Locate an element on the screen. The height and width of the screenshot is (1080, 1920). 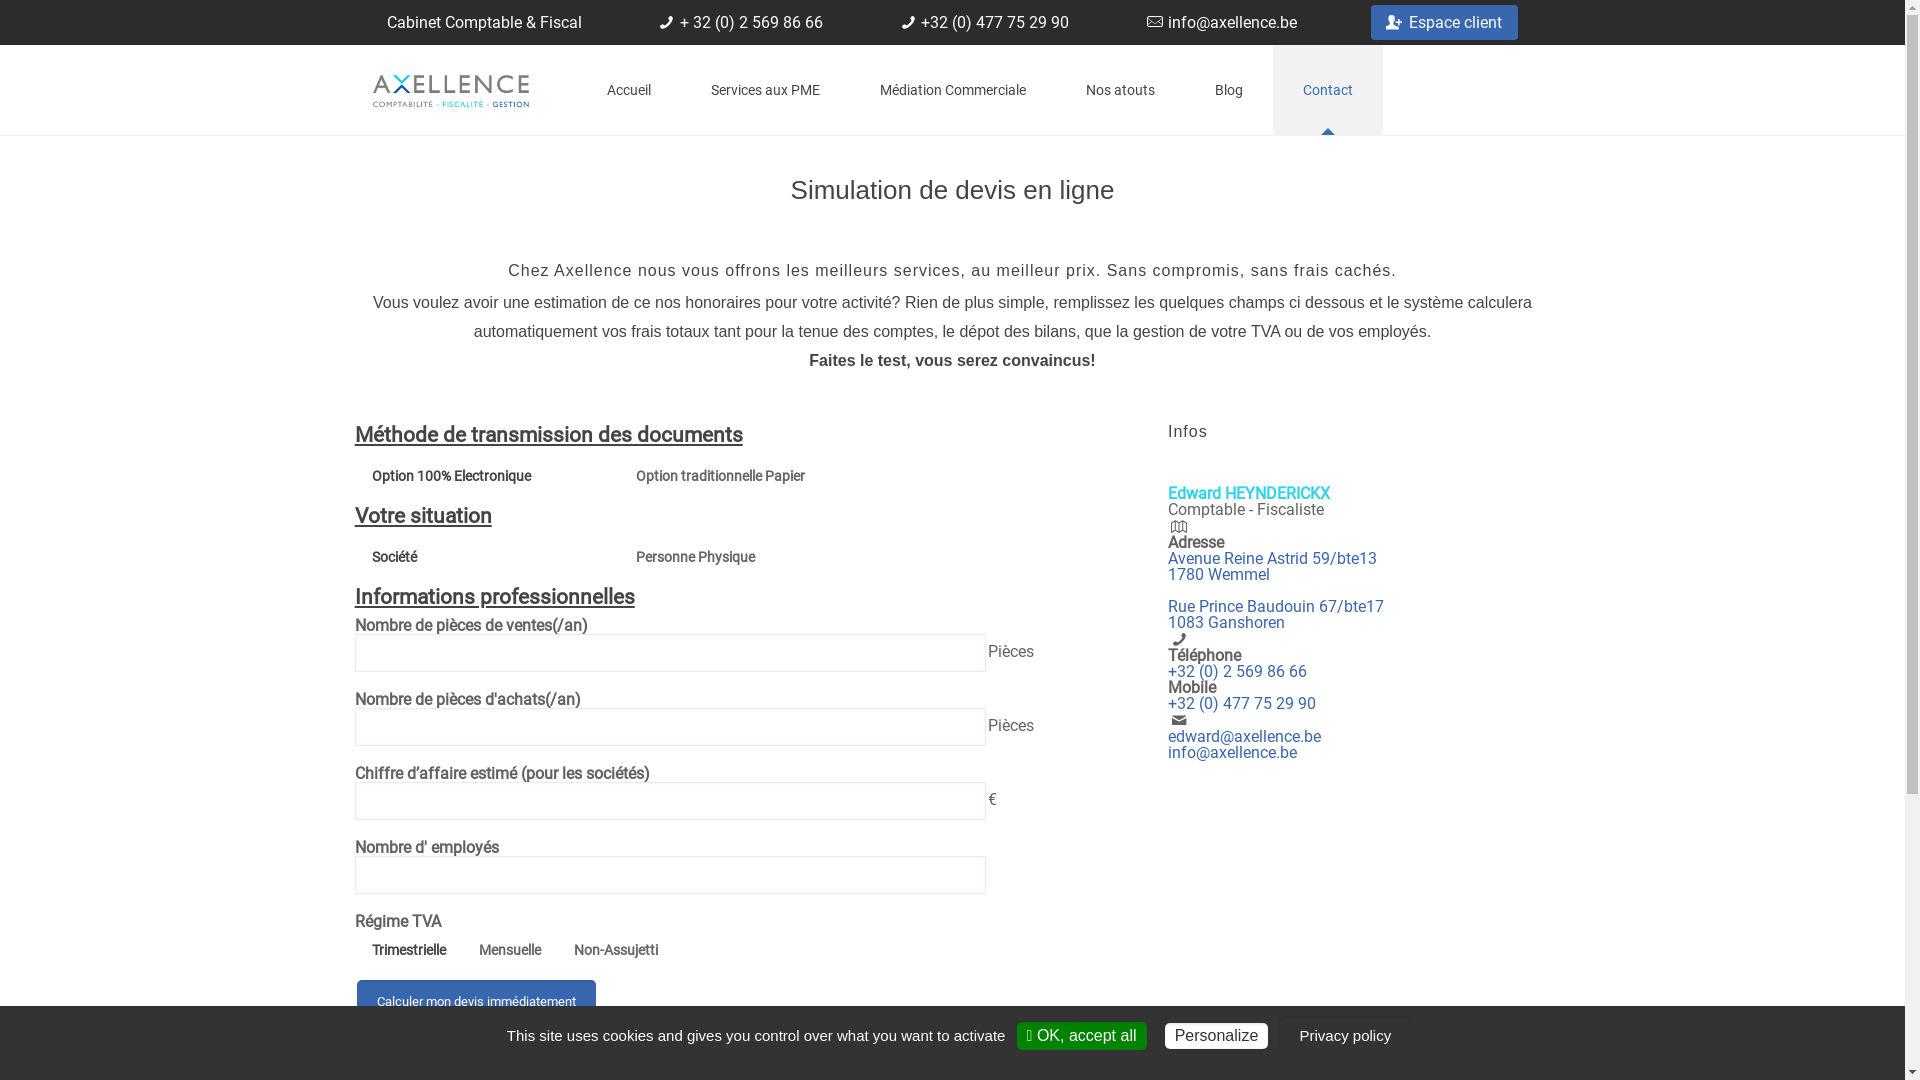
'Accueil' is located at coordinates (627, 88).